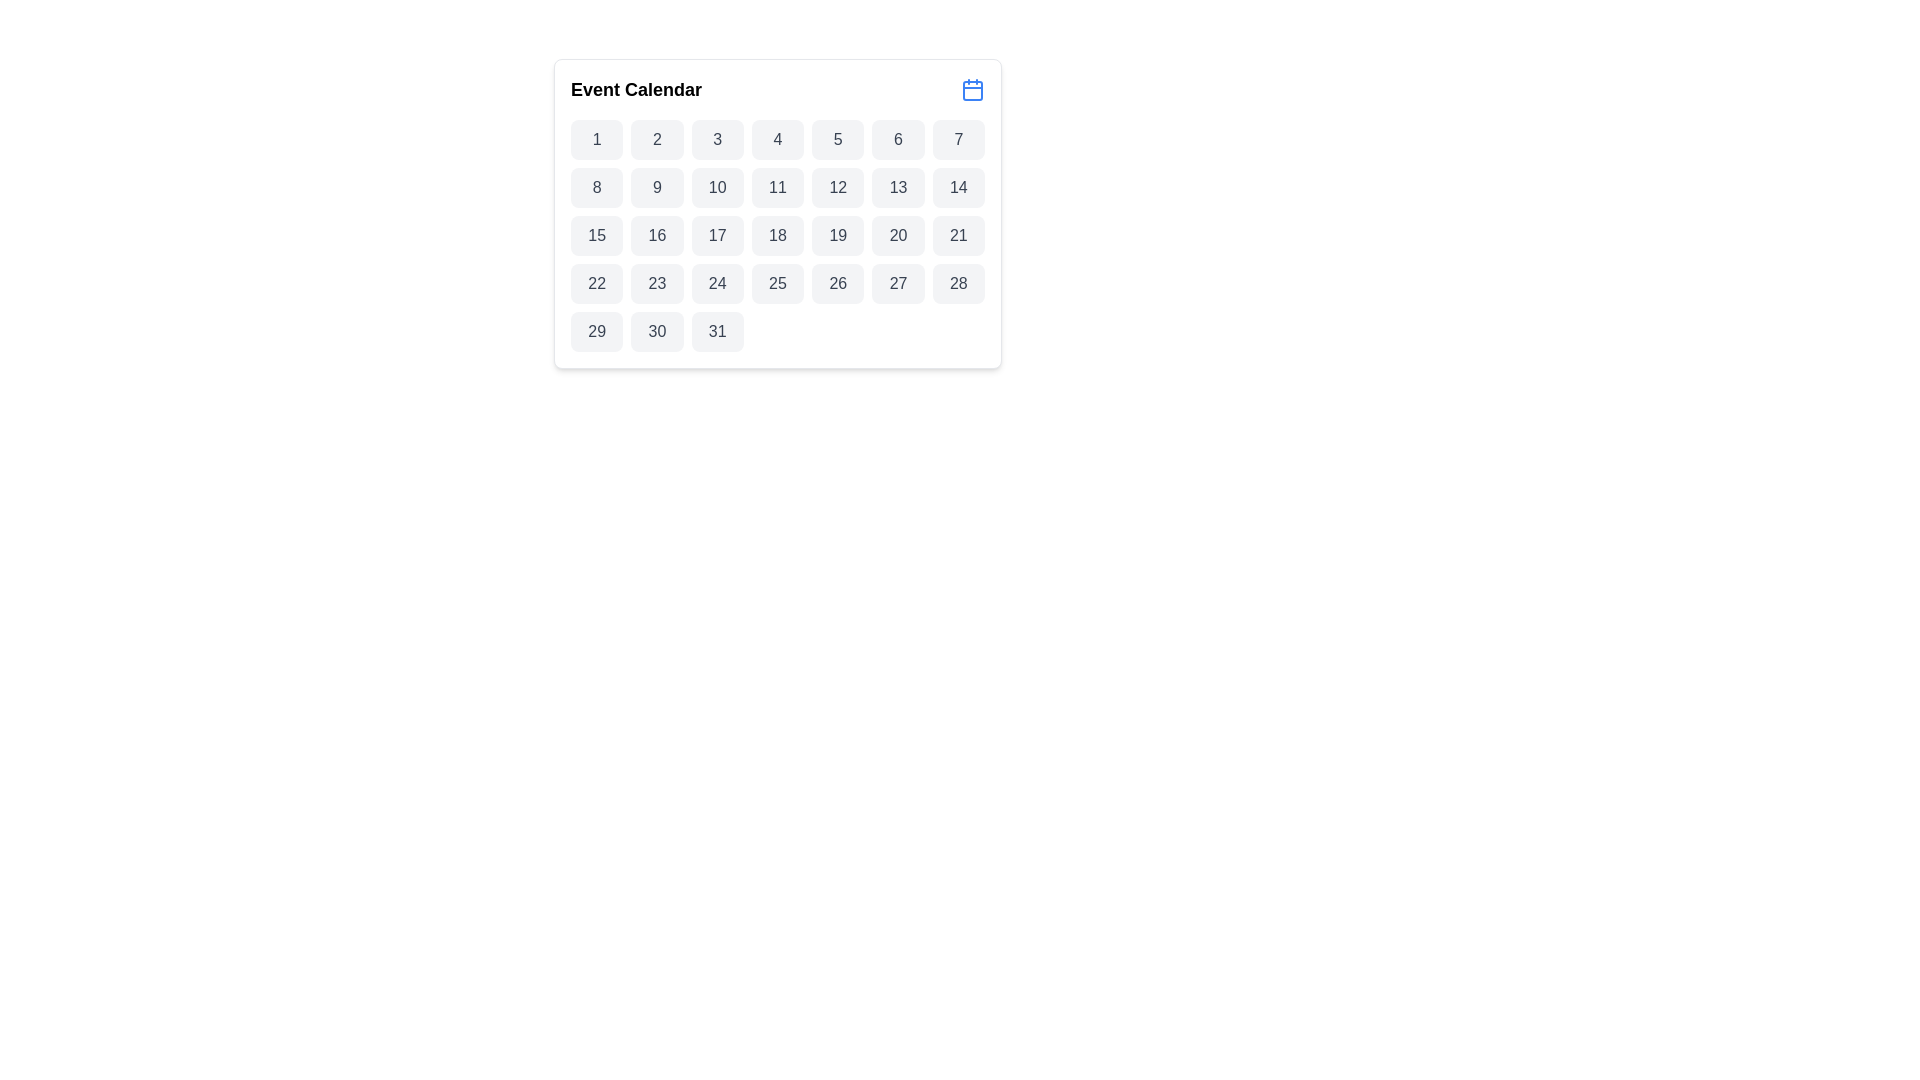 This screenshot has width=1920, height=1080. What do you see at coordinates (595, 284) in the screenshot?
I see `the selection button representing the 22nd day in the calendar interface` at bounding box center [595, 284].